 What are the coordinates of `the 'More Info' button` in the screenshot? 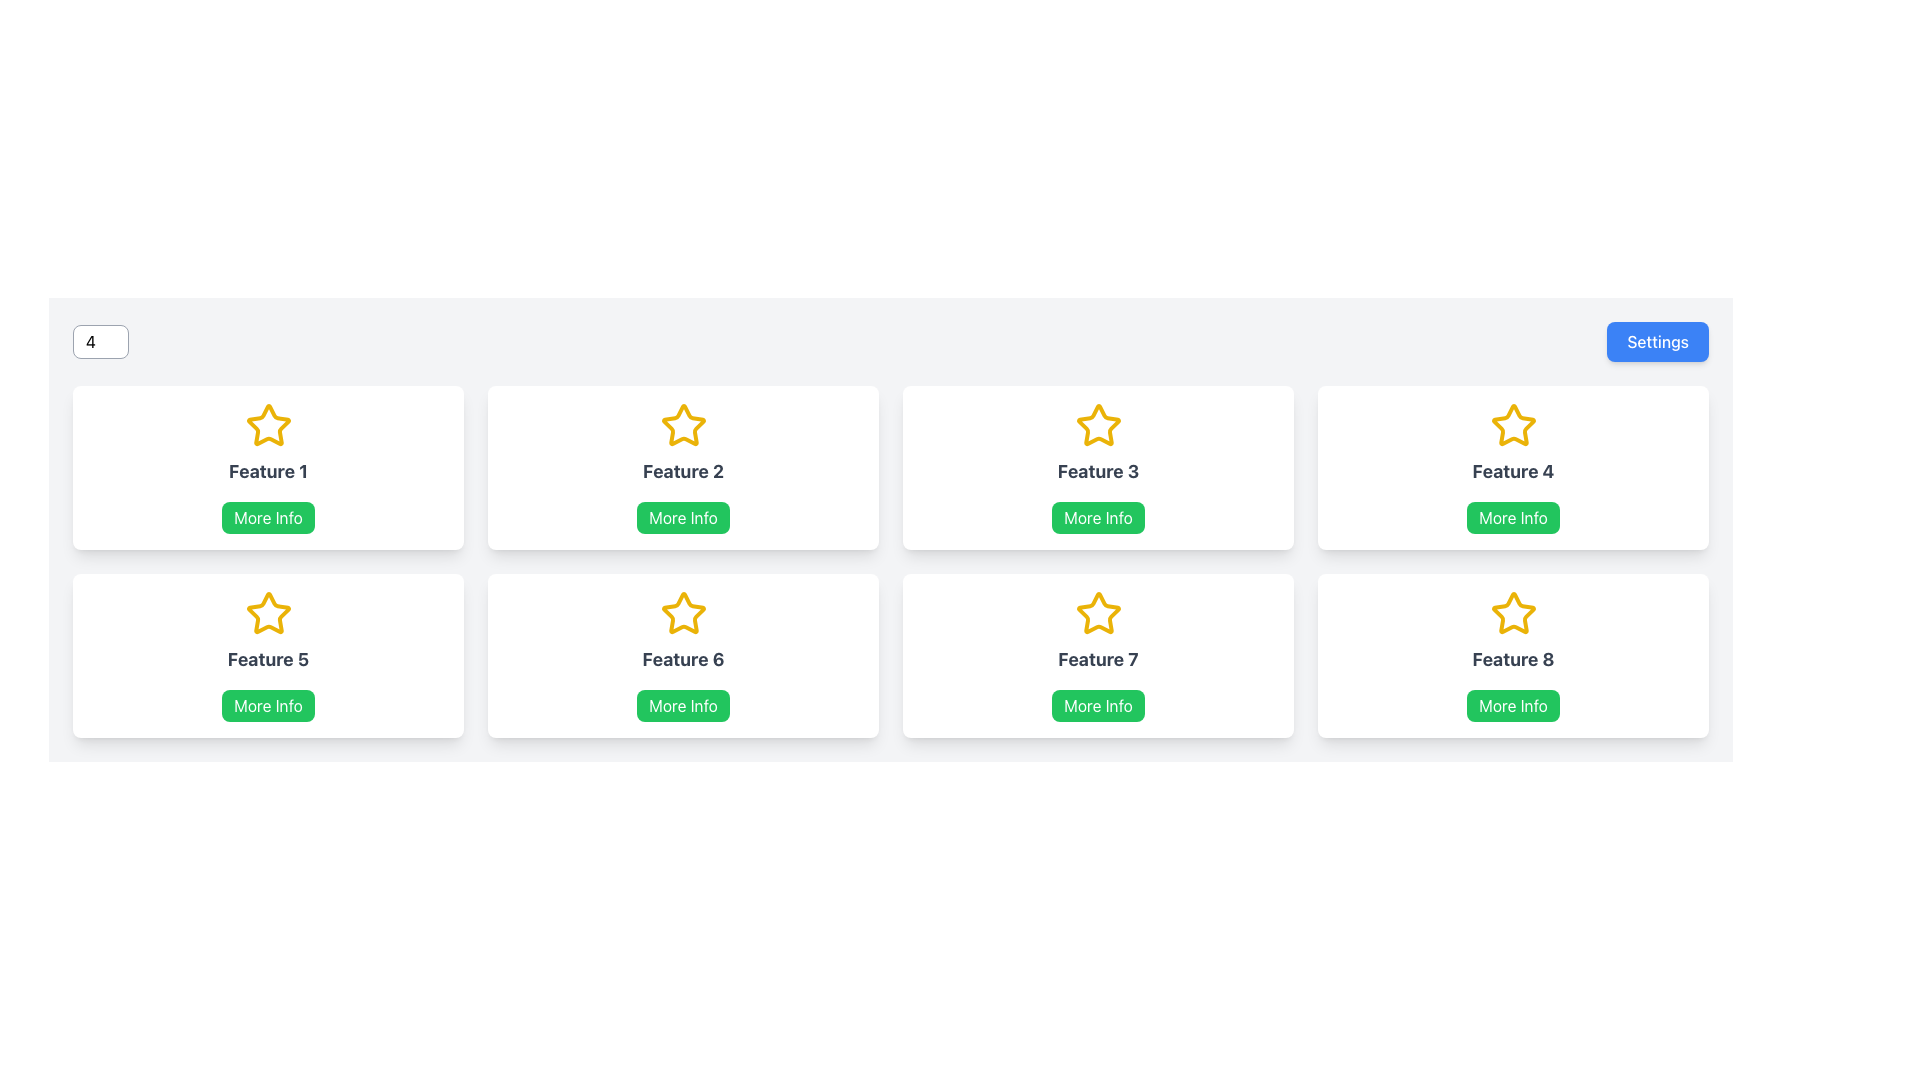 It's located at (1097, 516).